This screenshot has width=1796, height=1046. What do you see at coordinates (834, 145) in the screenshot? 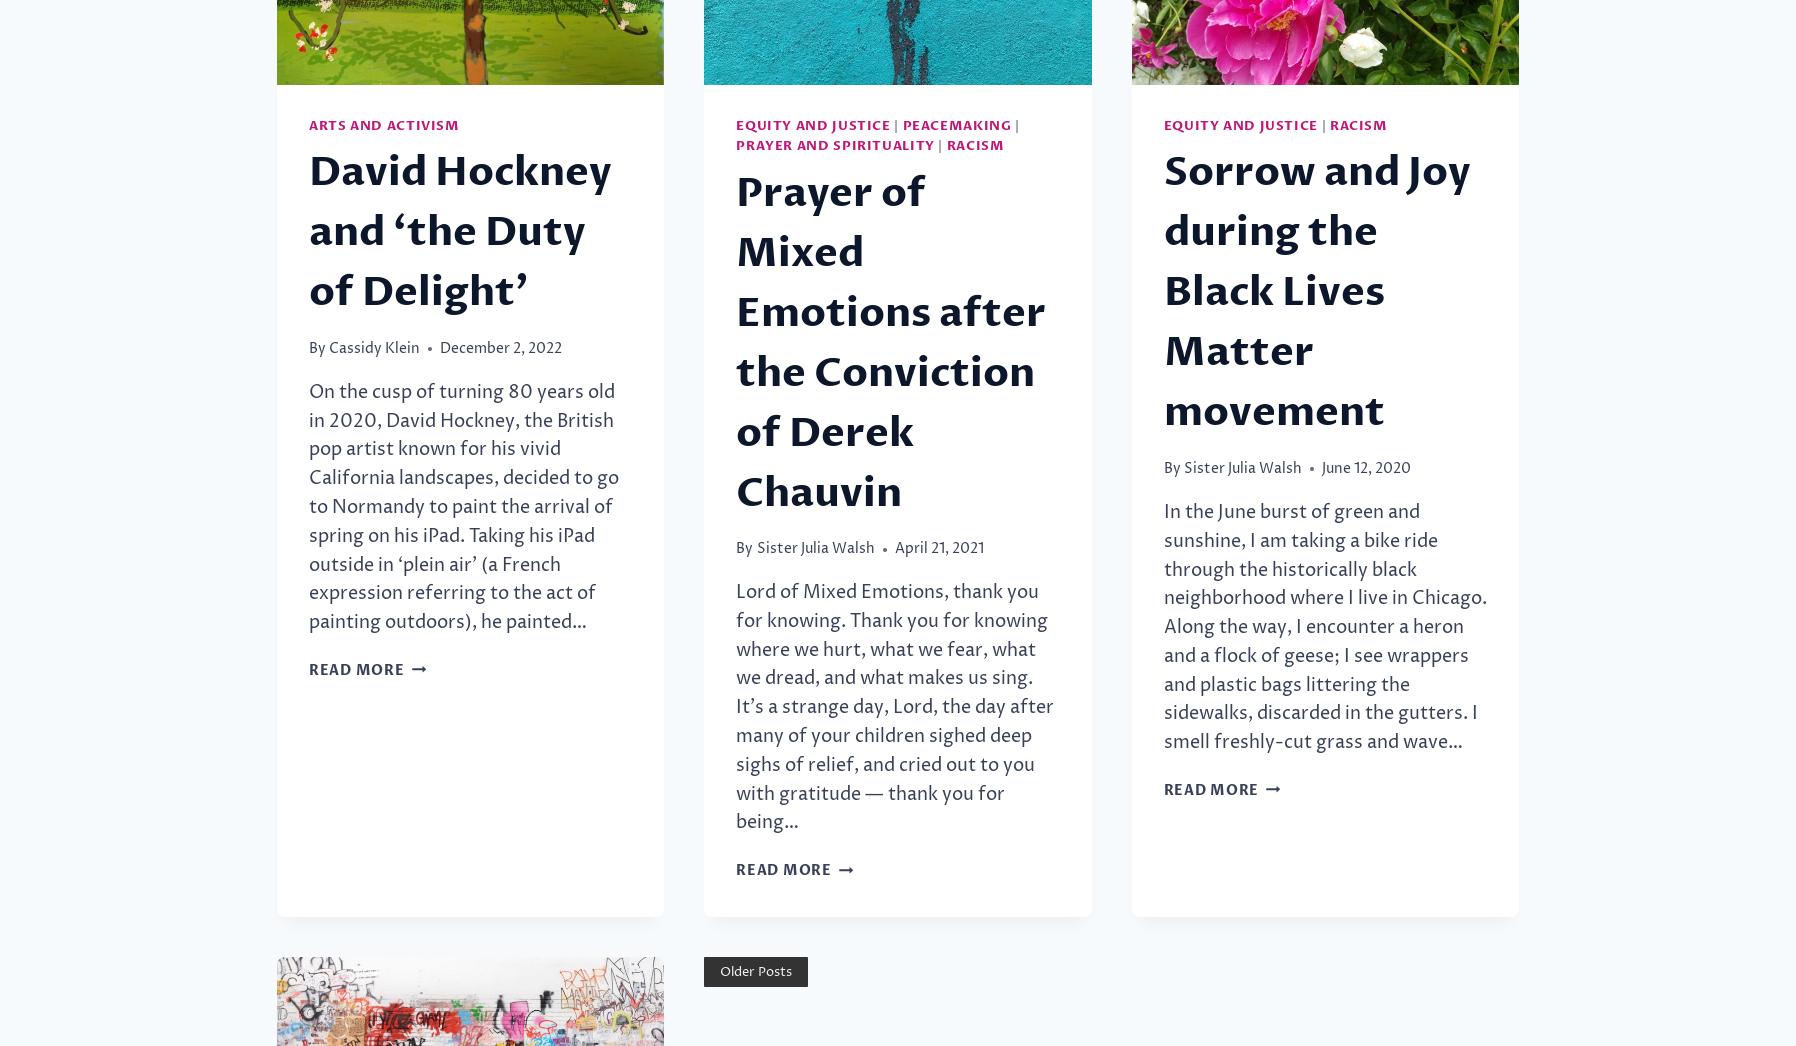
I see `'Prayer and Spirituality'` at bounding box center [834, 145].